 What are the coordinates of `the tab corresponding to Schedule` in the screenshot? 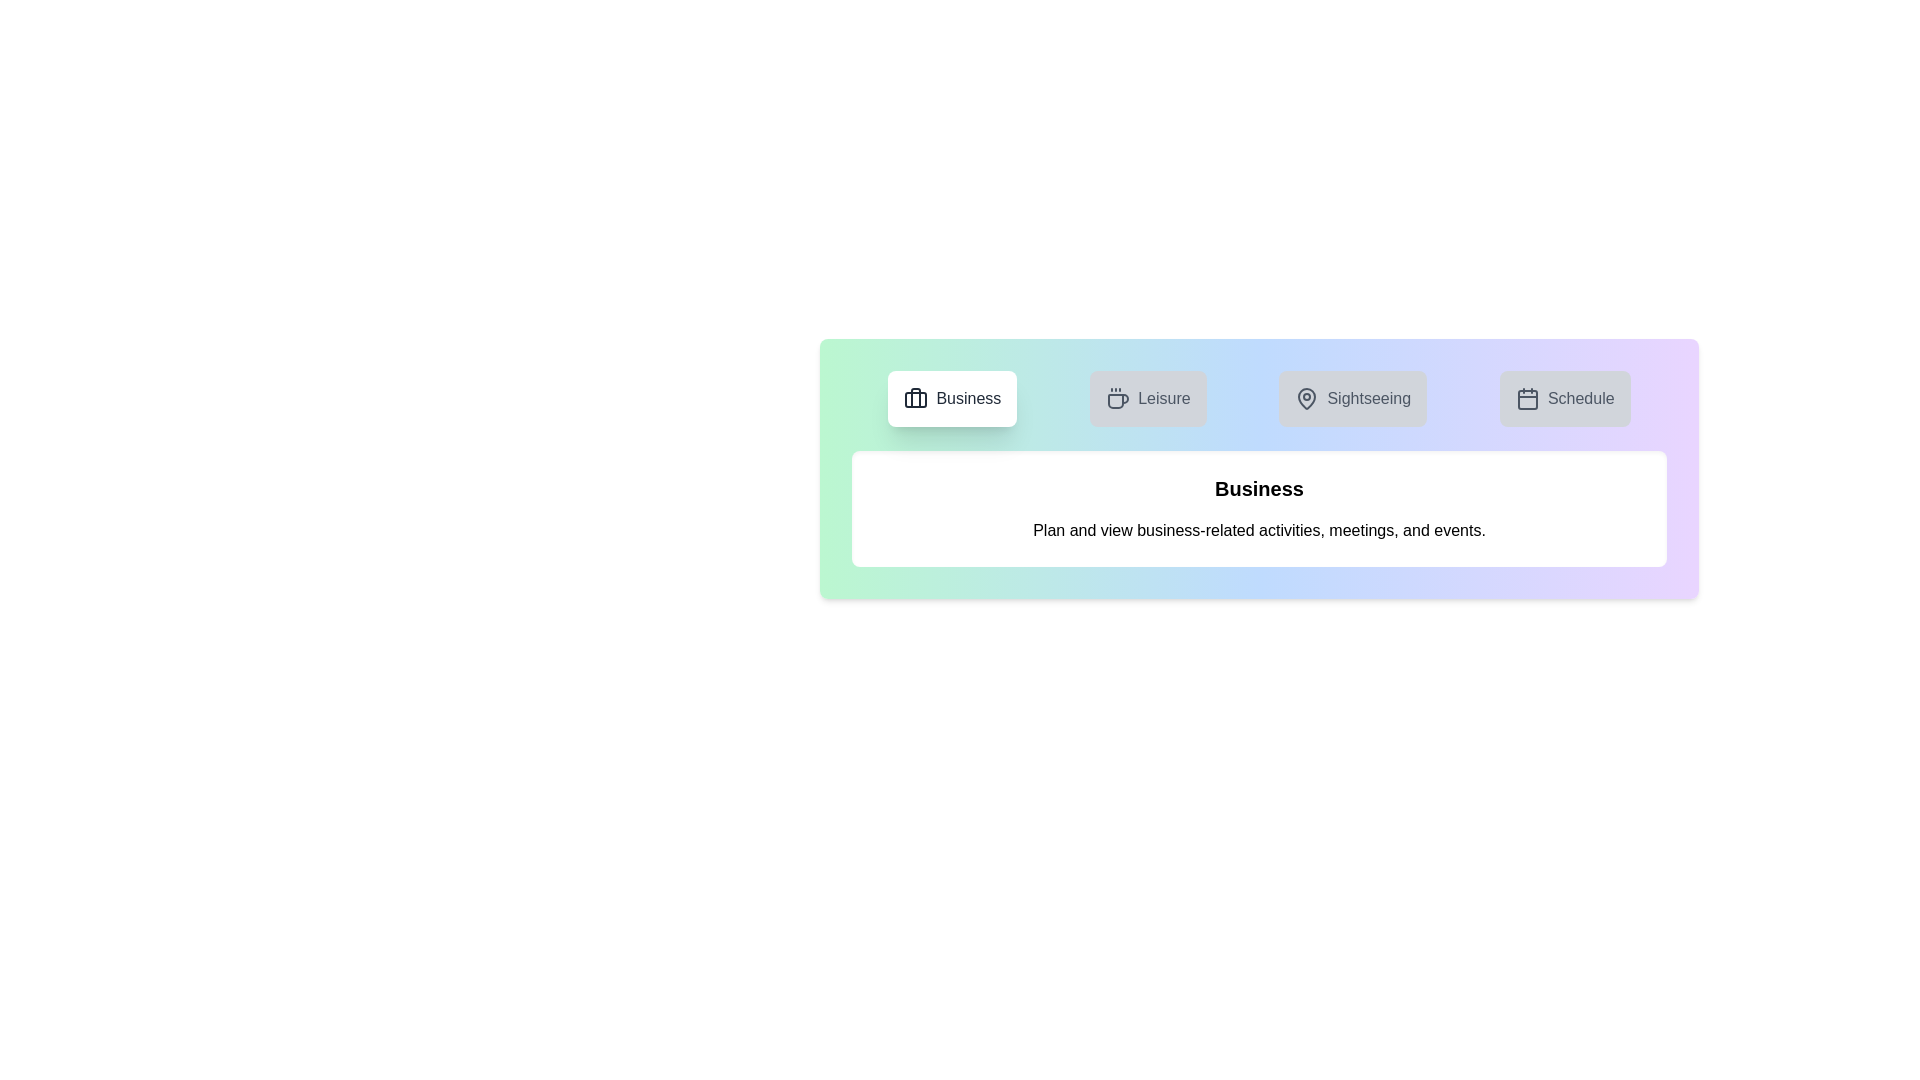 It's located at (1563, 398).